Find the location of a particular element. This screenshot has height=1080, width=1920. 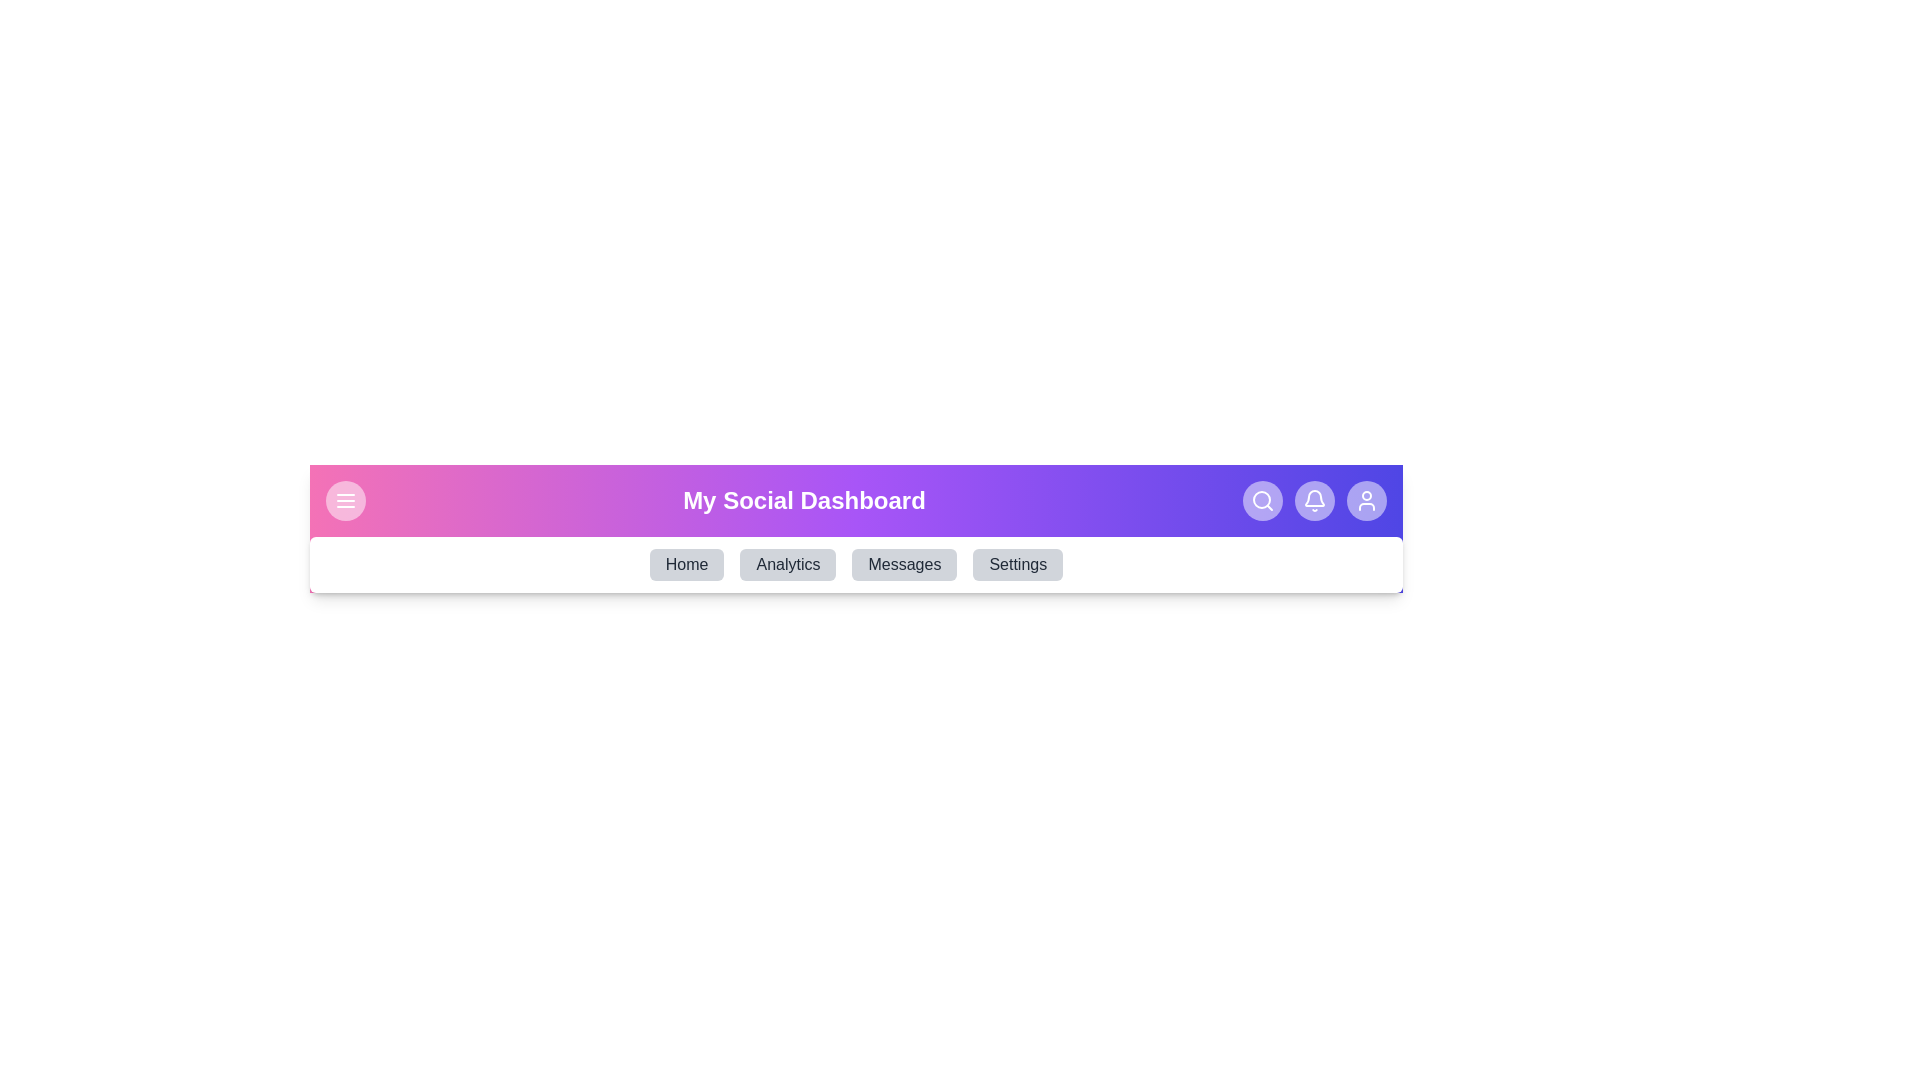

the notification button to view alerts is located at coordinates (1315, 500).